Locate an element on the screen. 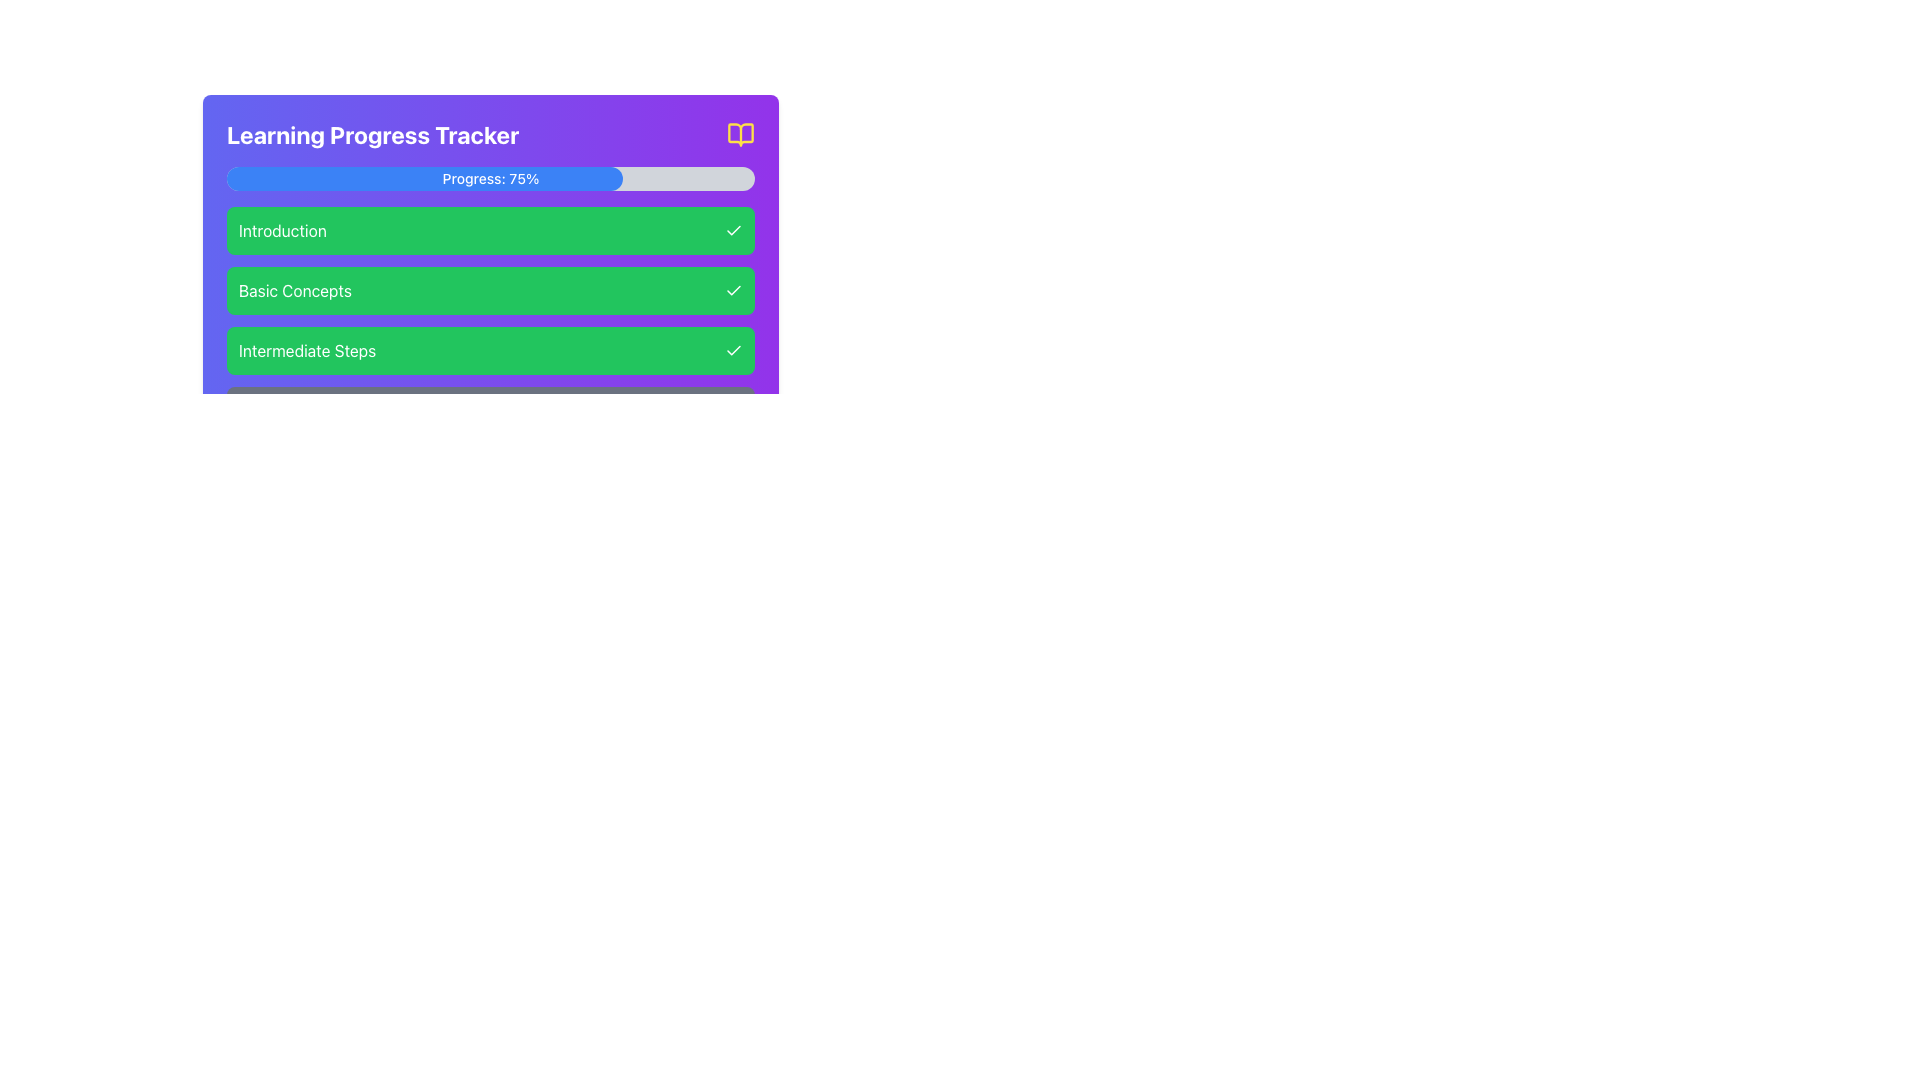 This screenshot has height=1080, width=1920. the first green list item in the progress tracker located in the top-left quadrant of the highlighted progress section is located at coordinates (490, 231).